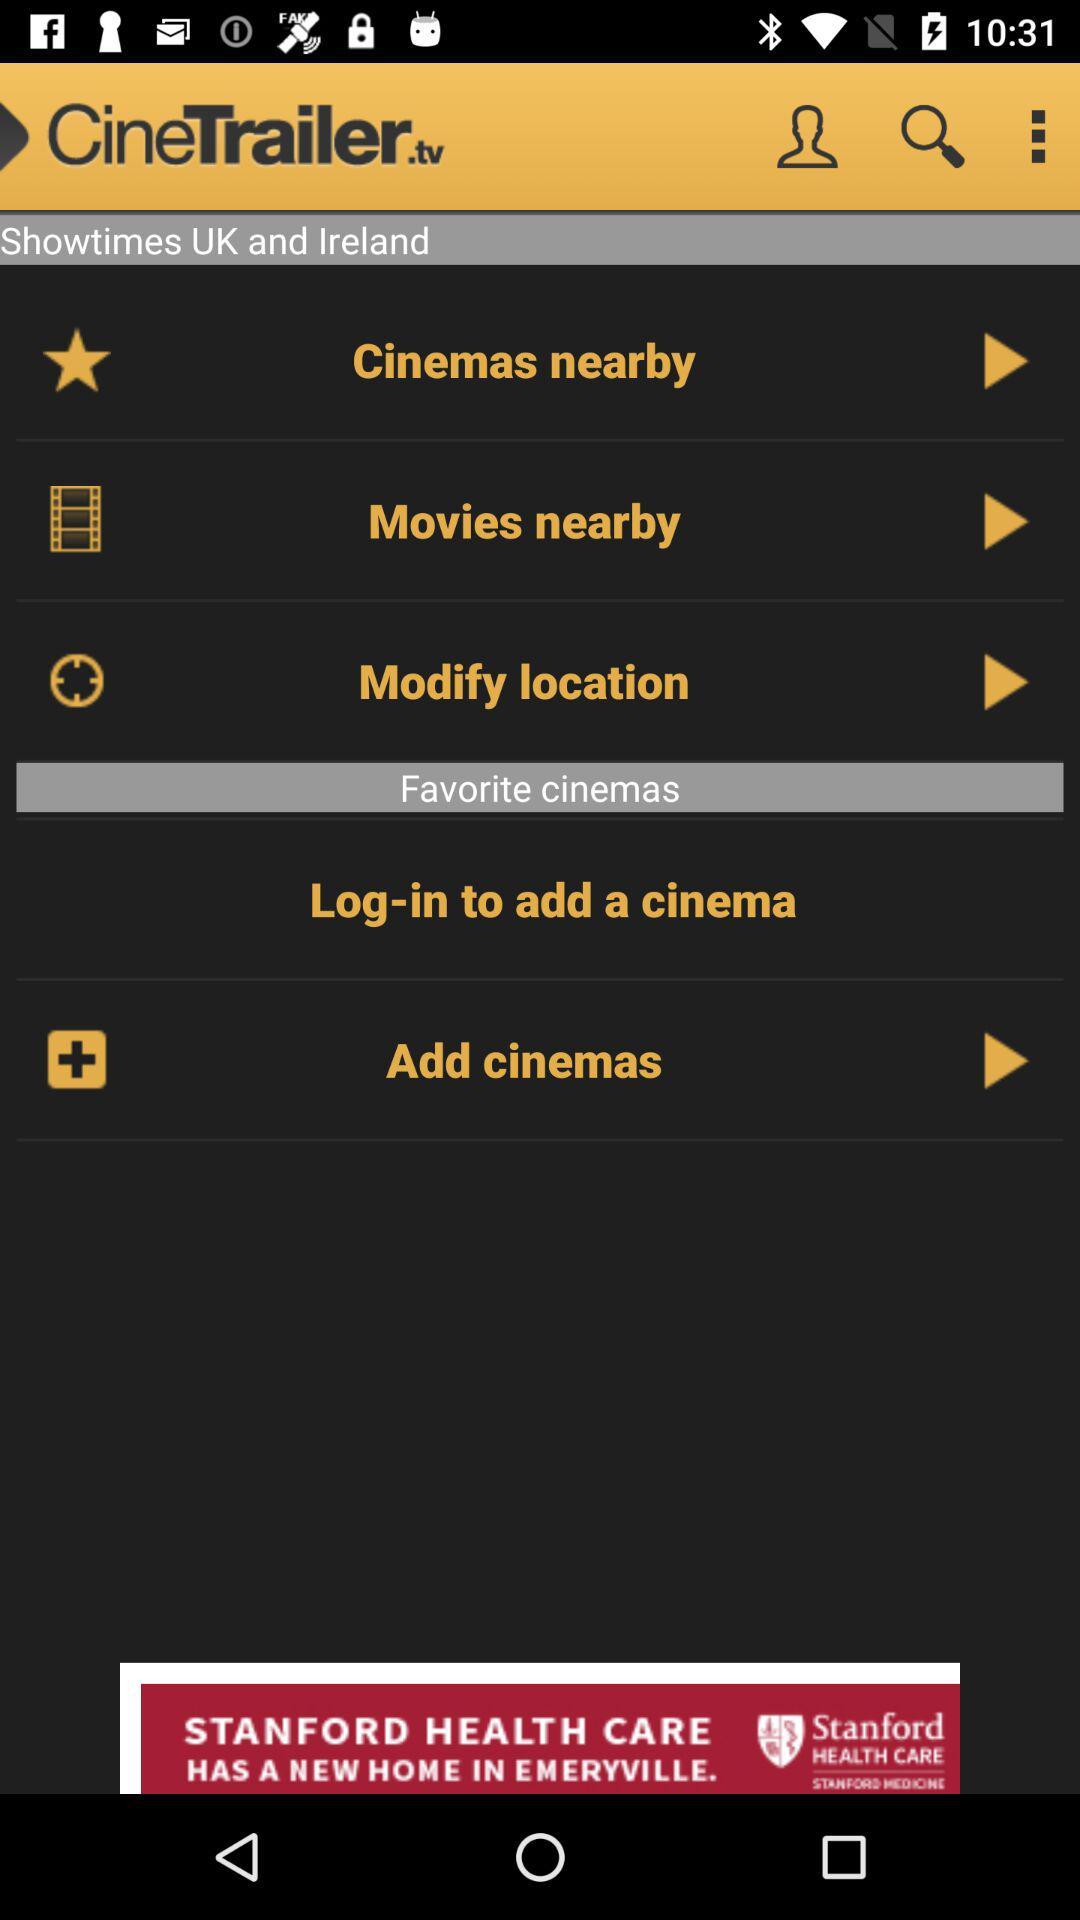 This screenshot has height=1920, width=1080. Describe the element at coordinates (540, 1727) in the screenshot. I see `advertisement banner` at that location.